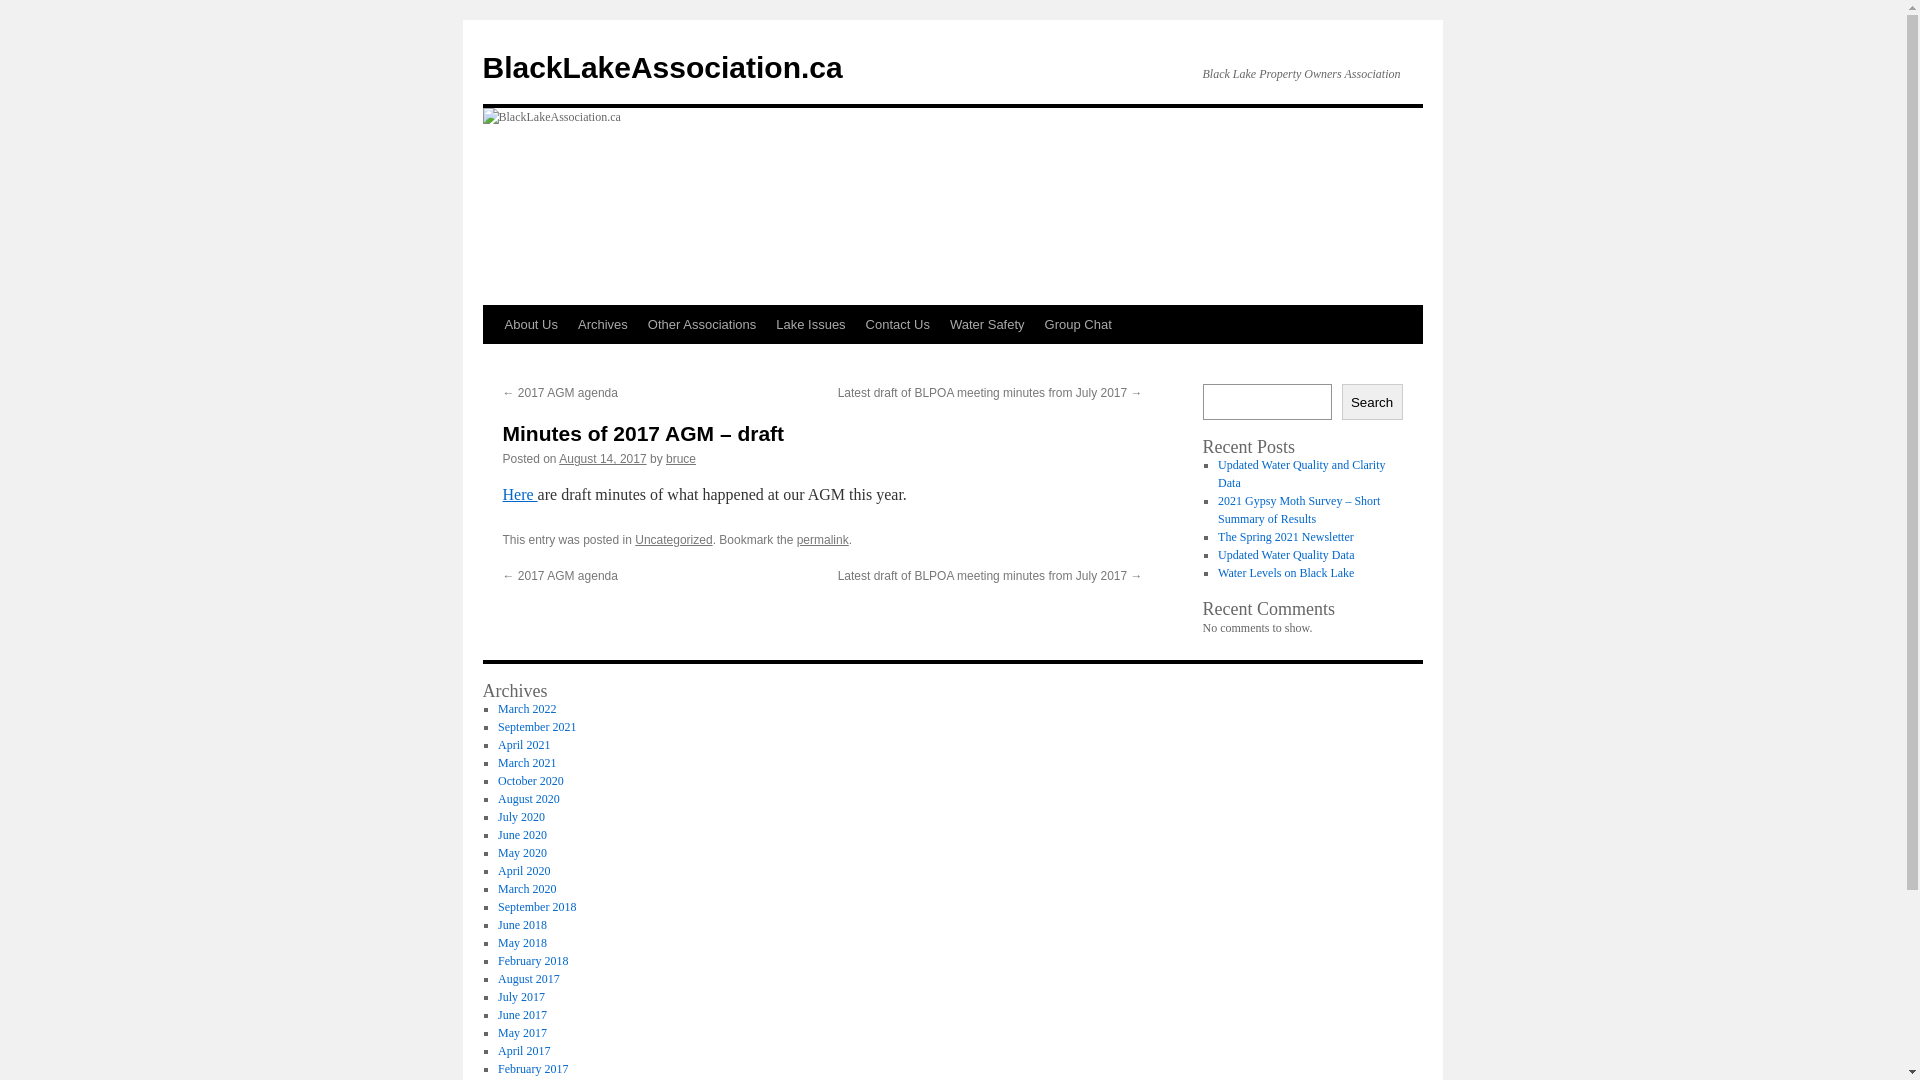 This screenshot has width=1920, height=1080. Describe the element at coordinates (1371, 401) in the screenshot. I see `'Search'` at that location.